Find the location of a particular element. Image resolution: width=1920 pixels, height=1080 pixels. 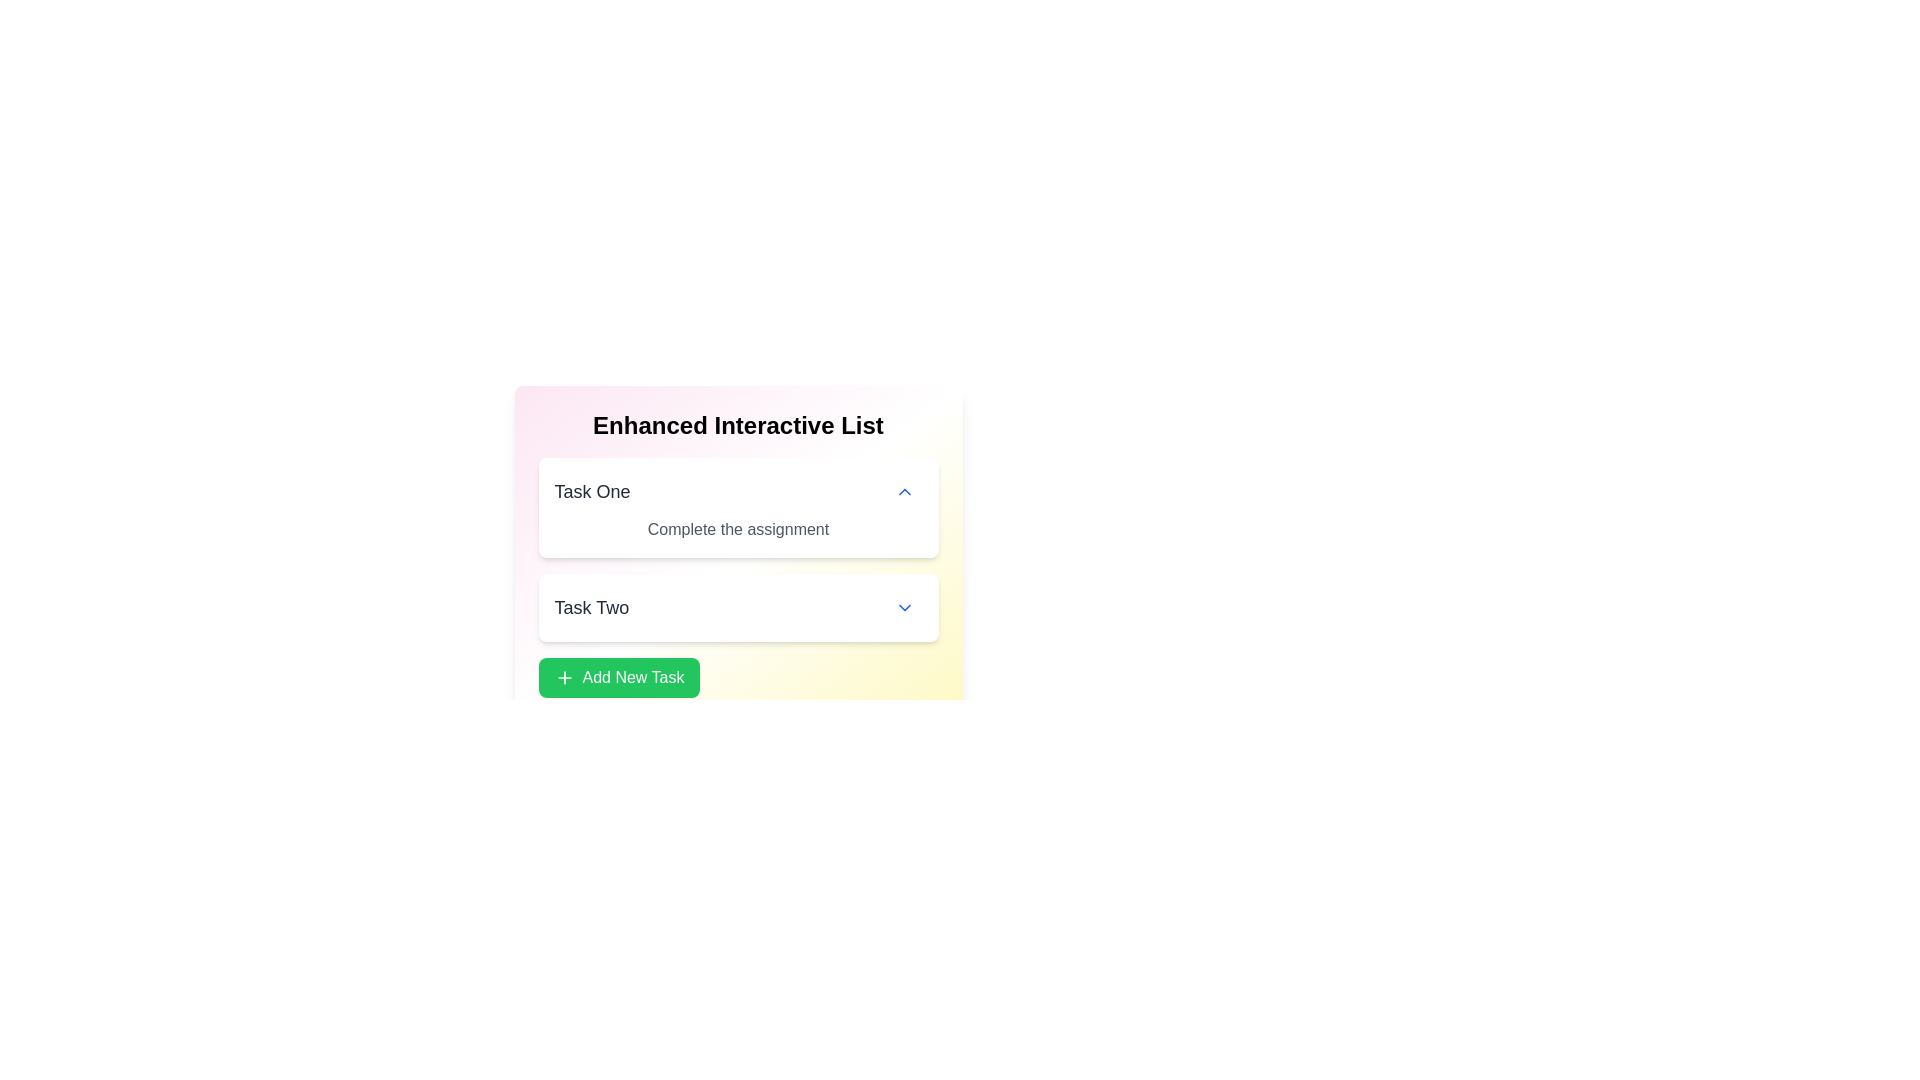

'Add New Task' button to add a new task to the list is located at coordinates (618, 677).